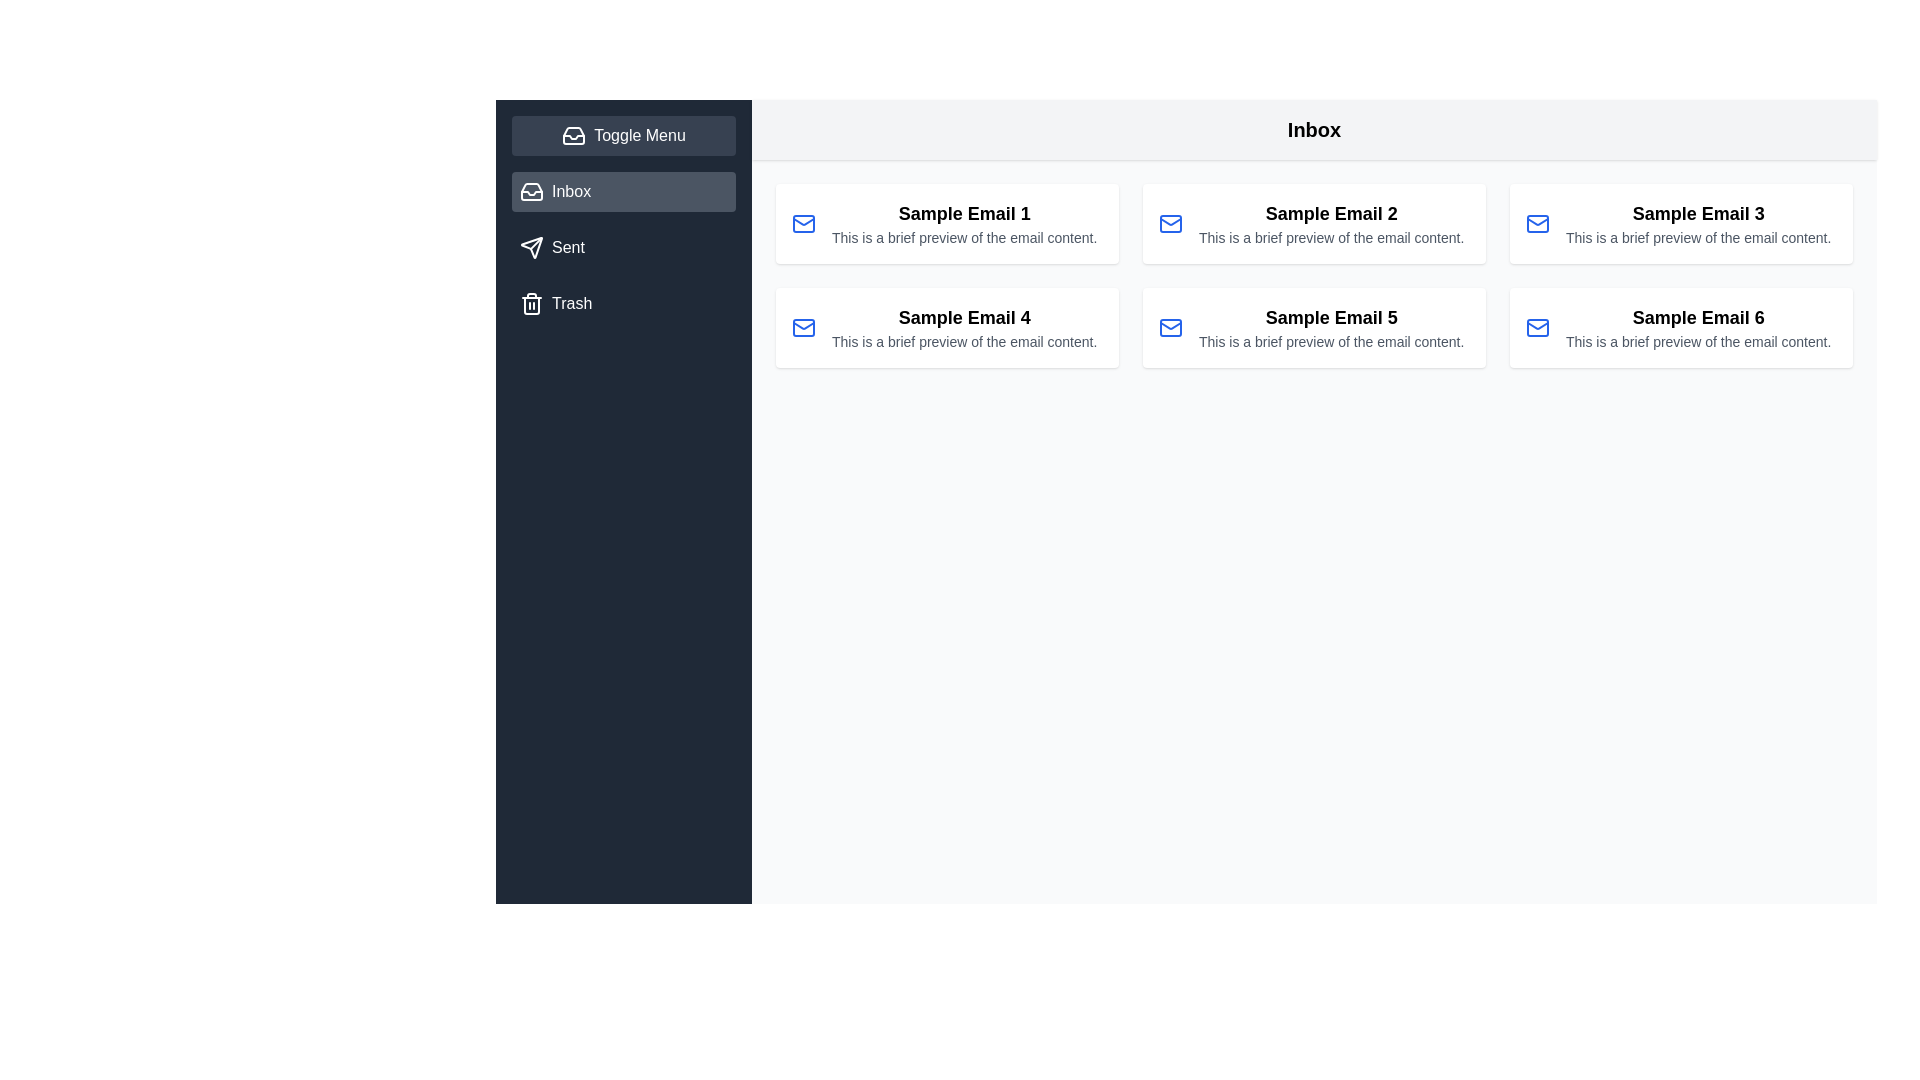 This screenshot has width=1920, height=1080. What do you see at coordinates (1697, 223) in the screenshot?
I see `the text block displaying 'Sample Email 3'` at bounding box center [1697, 223].